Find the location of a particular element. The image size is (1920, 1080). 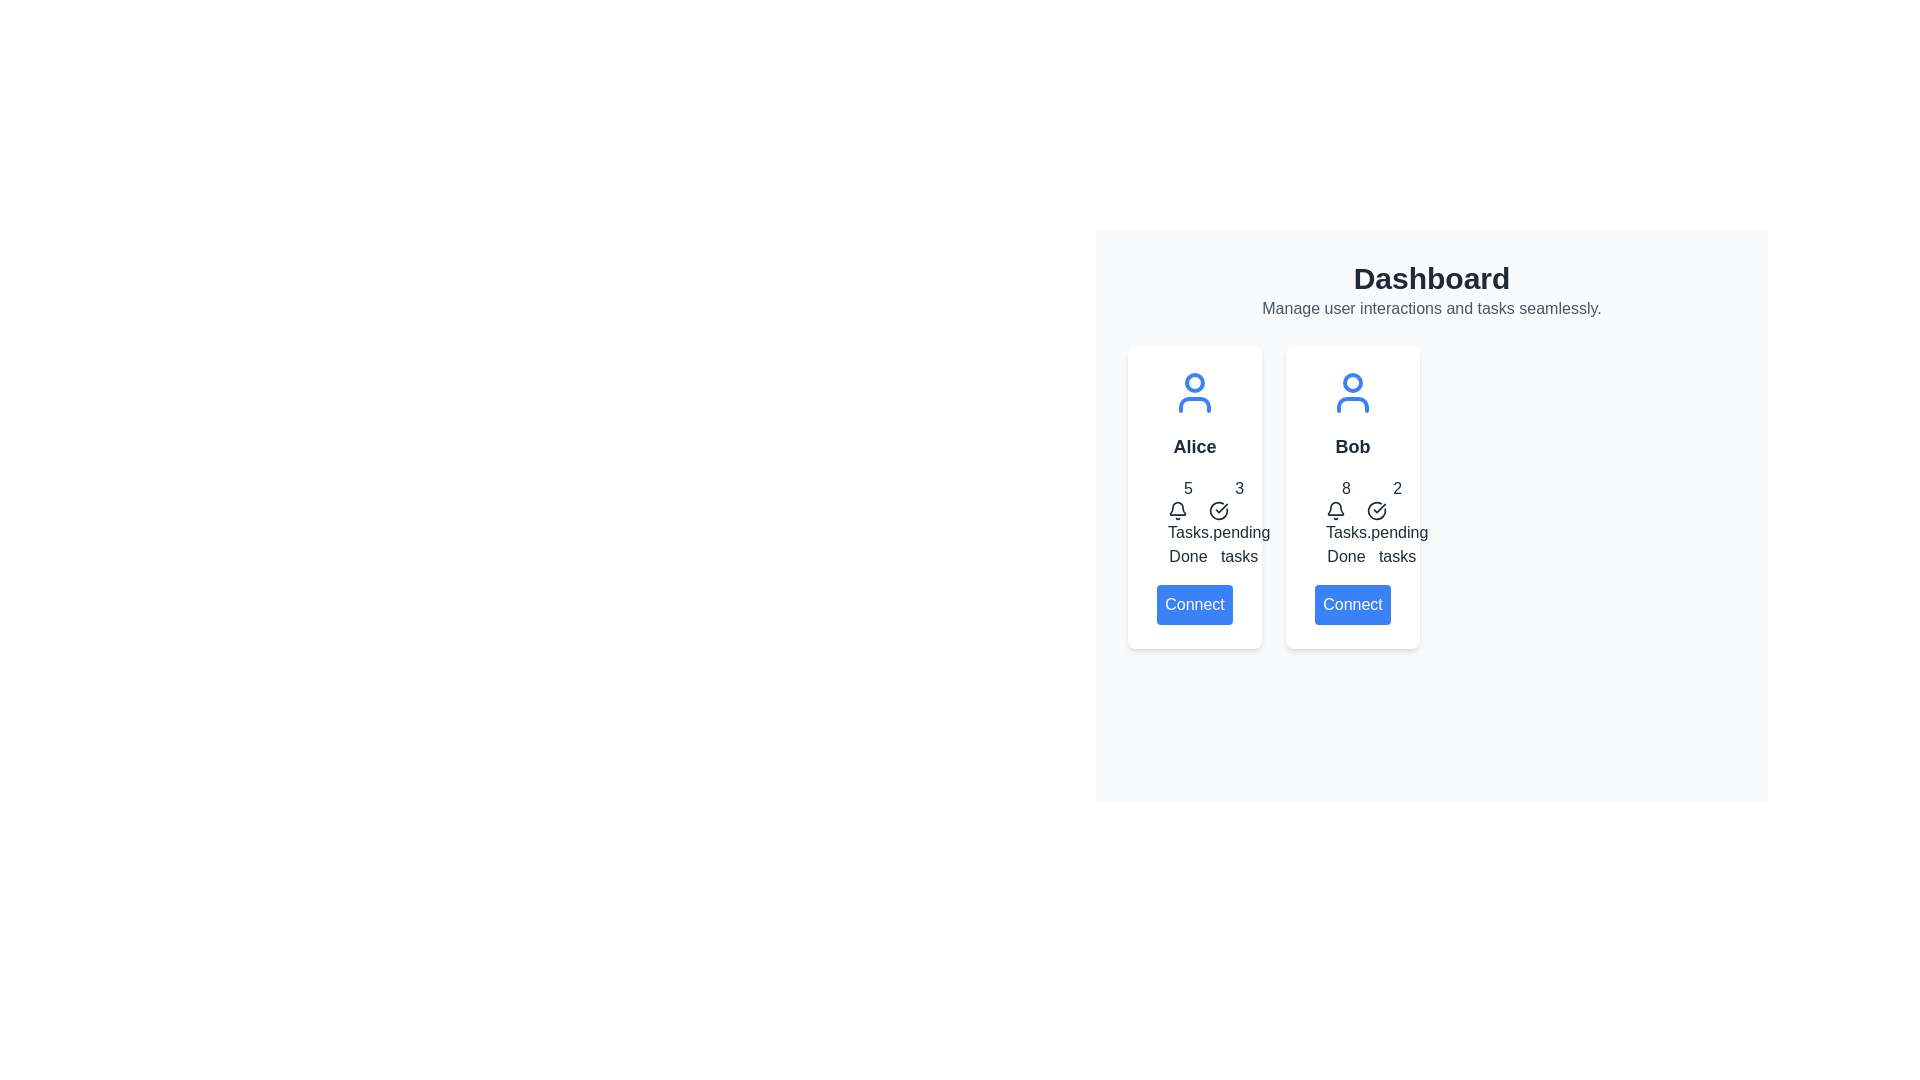

the circular icon with a check mark inside, indicating a completed task status, located in the left card of a two-card group is located at coordinates (1217, 509).